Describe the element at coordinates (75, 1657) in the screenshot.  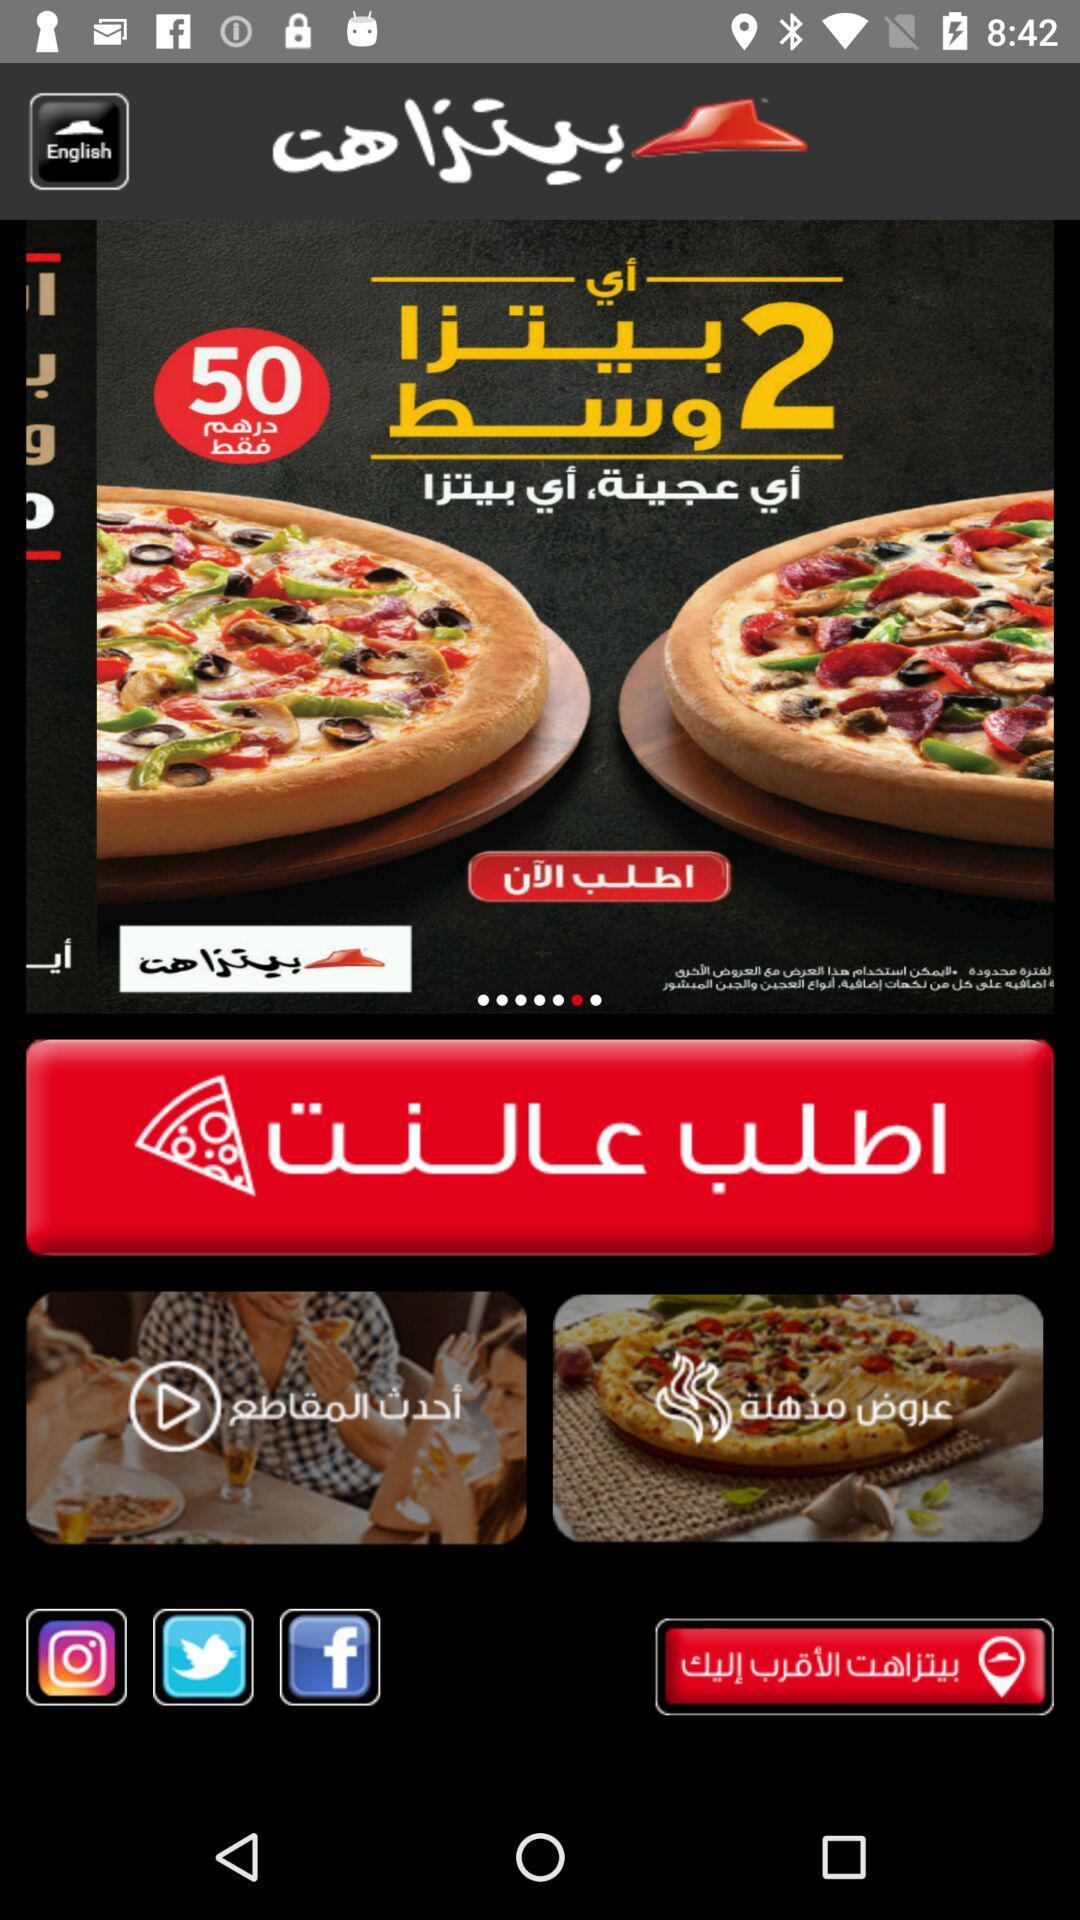
I see `instagram` at that location.